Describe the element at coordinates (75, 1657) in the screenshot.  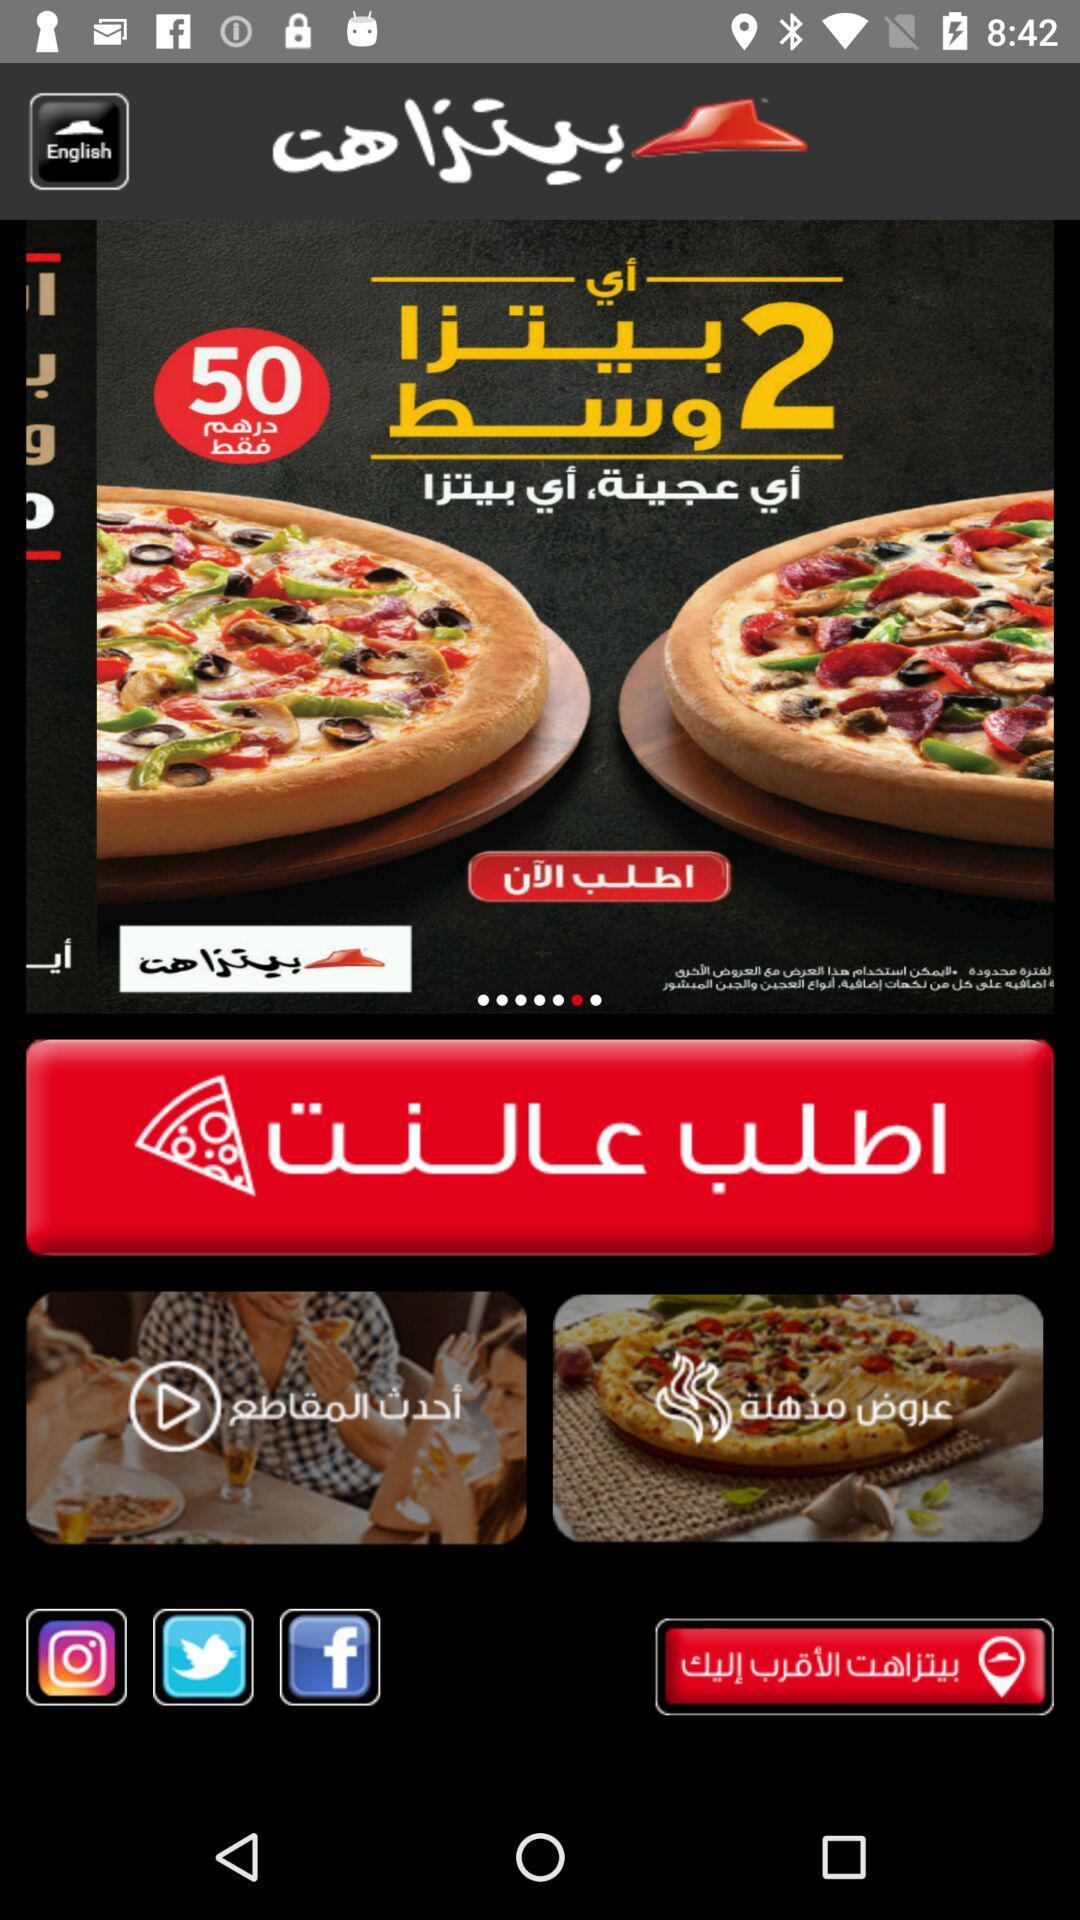
I see `instagram` at that location.